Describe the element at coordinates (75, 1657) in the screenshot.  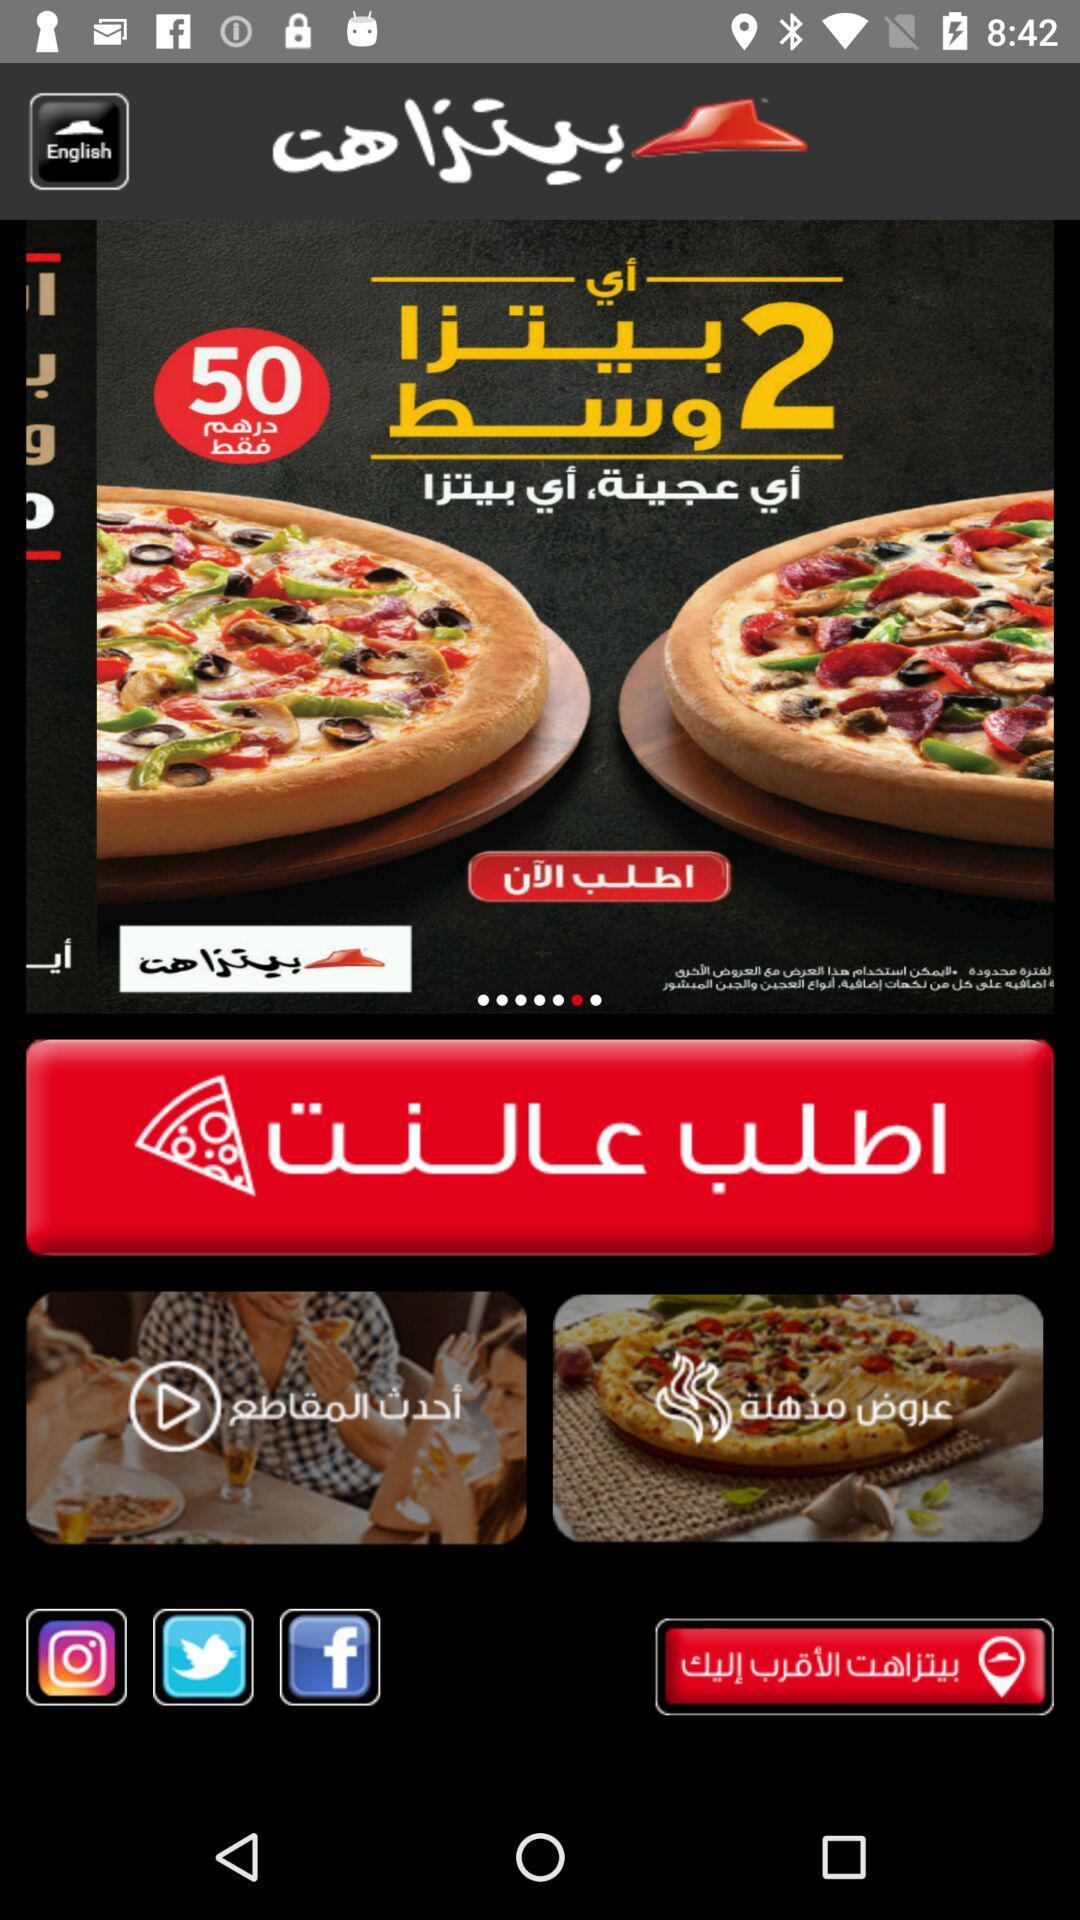
I see `instagram` at that location.